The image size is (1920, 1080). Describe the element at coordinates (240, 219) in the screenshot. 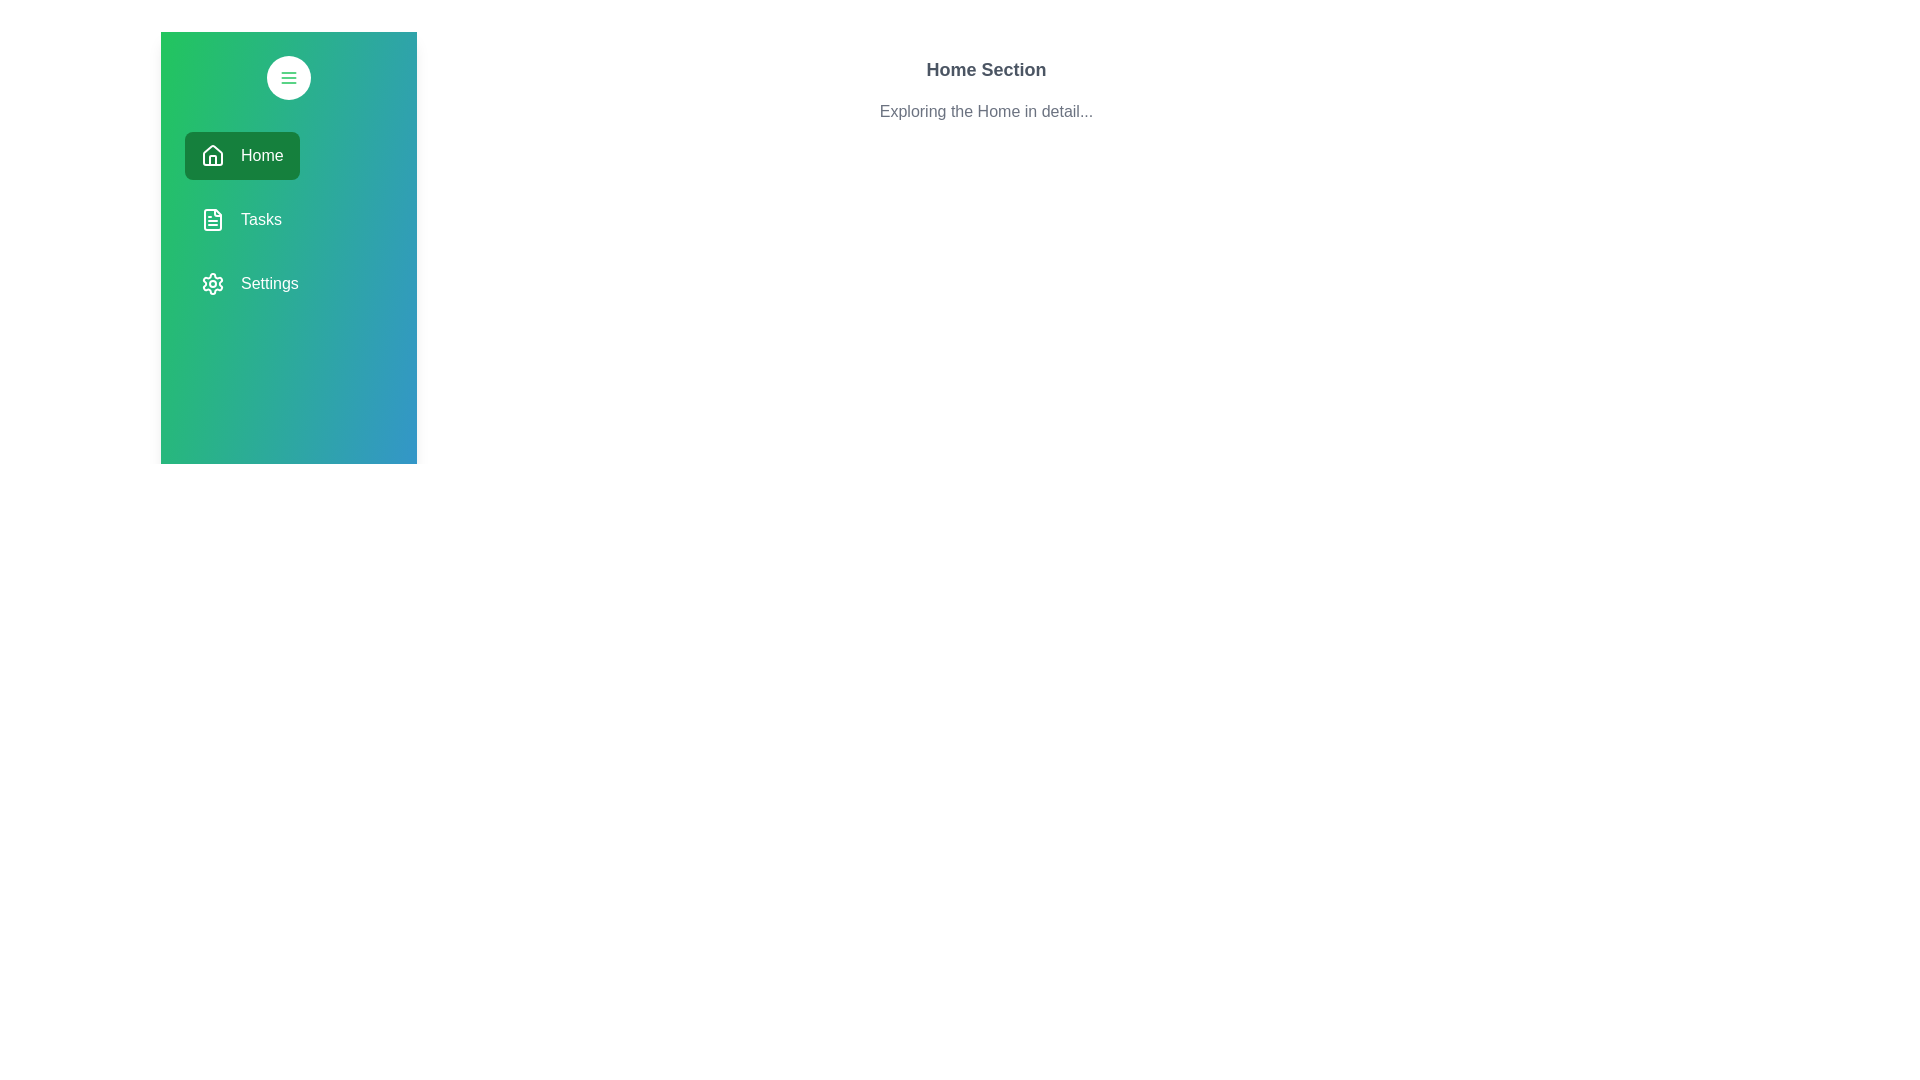

I see `the 'Tasks' button located in the vertical menu` at that location.